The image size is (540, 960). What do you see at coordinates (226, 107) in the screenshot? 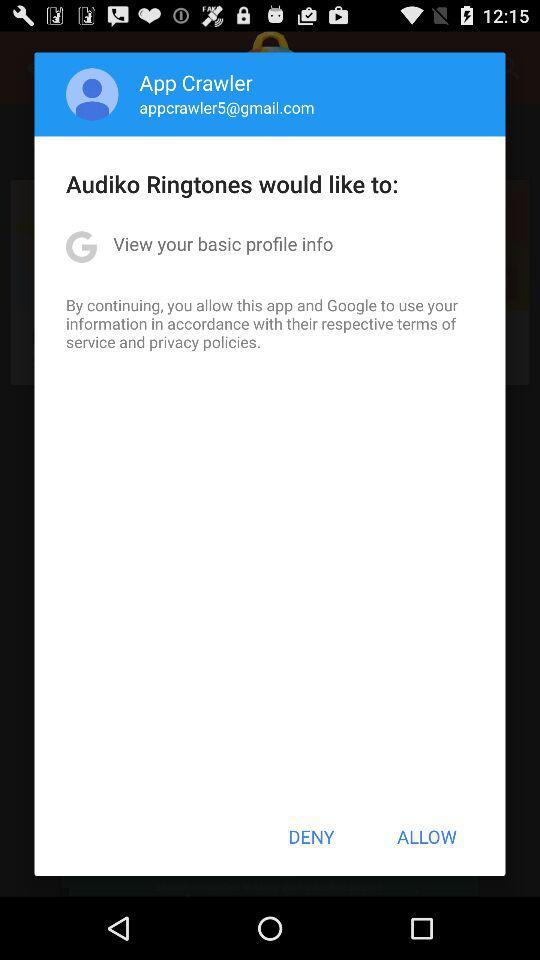
I see `appcrawler5@gmail.com` at bounding box center [226, 107].